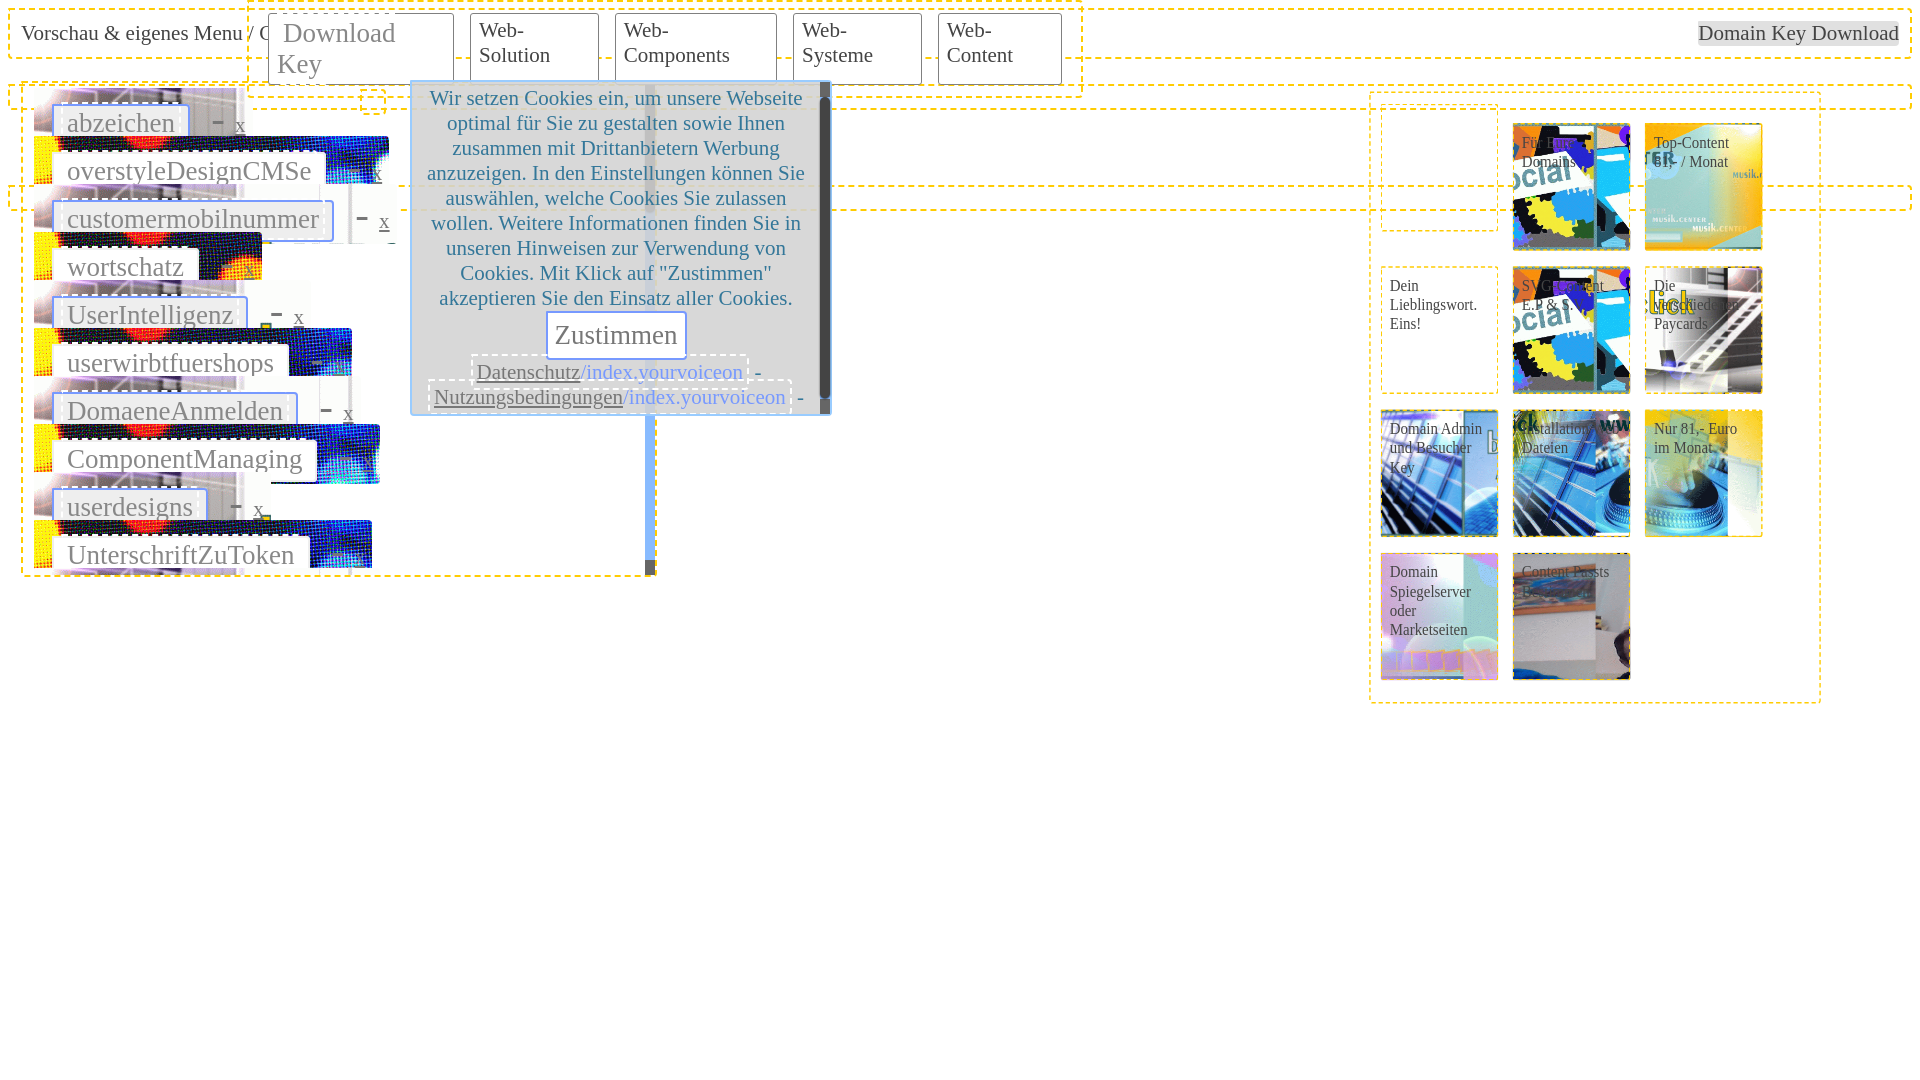 This screenshot has height=1080, width=1920. Describe the element at coordinates (184, 459) in the screenshot. I see `'ComponentManaging'` at that location.